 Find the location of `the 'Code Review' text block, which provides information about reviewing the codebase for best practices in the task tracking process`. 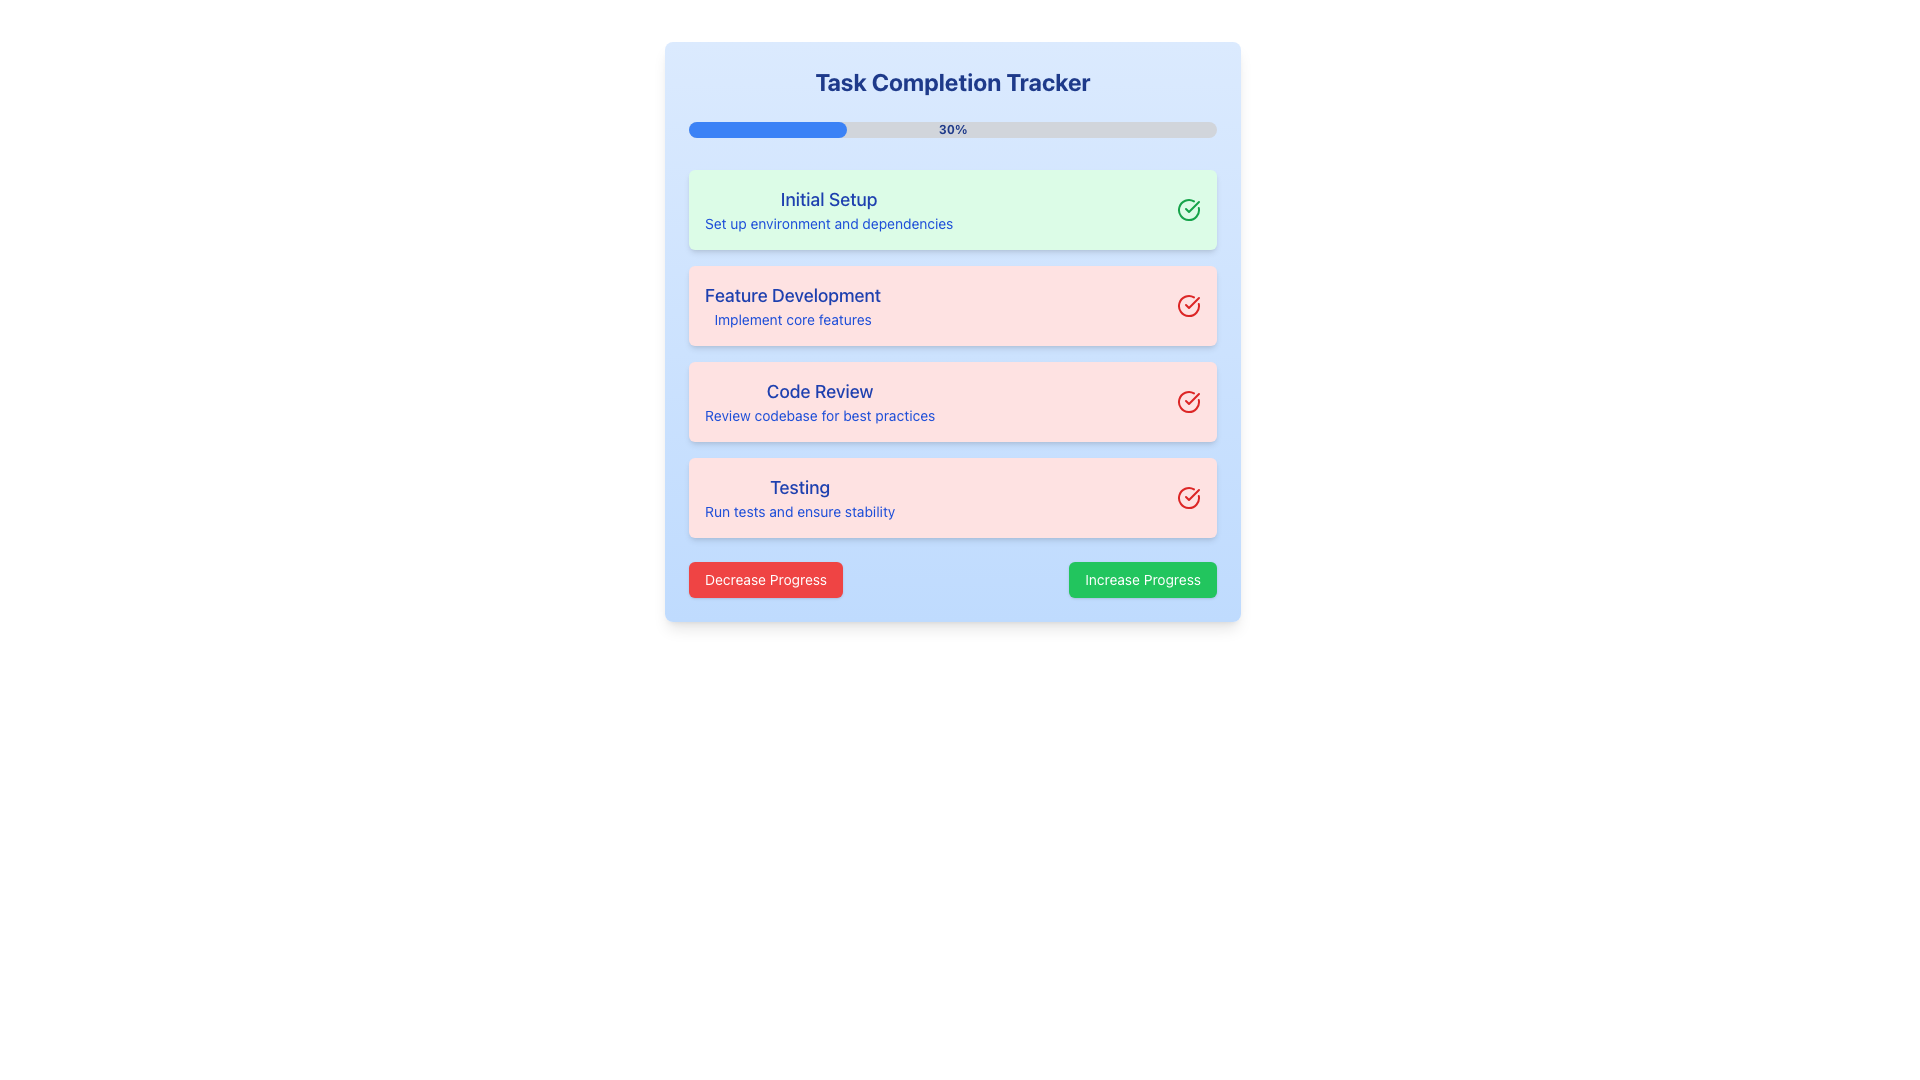

the 'Code Review' text block, which provides information about reviewing the codebase for best practices in the task tracking process is located at coordinates (820, 401).